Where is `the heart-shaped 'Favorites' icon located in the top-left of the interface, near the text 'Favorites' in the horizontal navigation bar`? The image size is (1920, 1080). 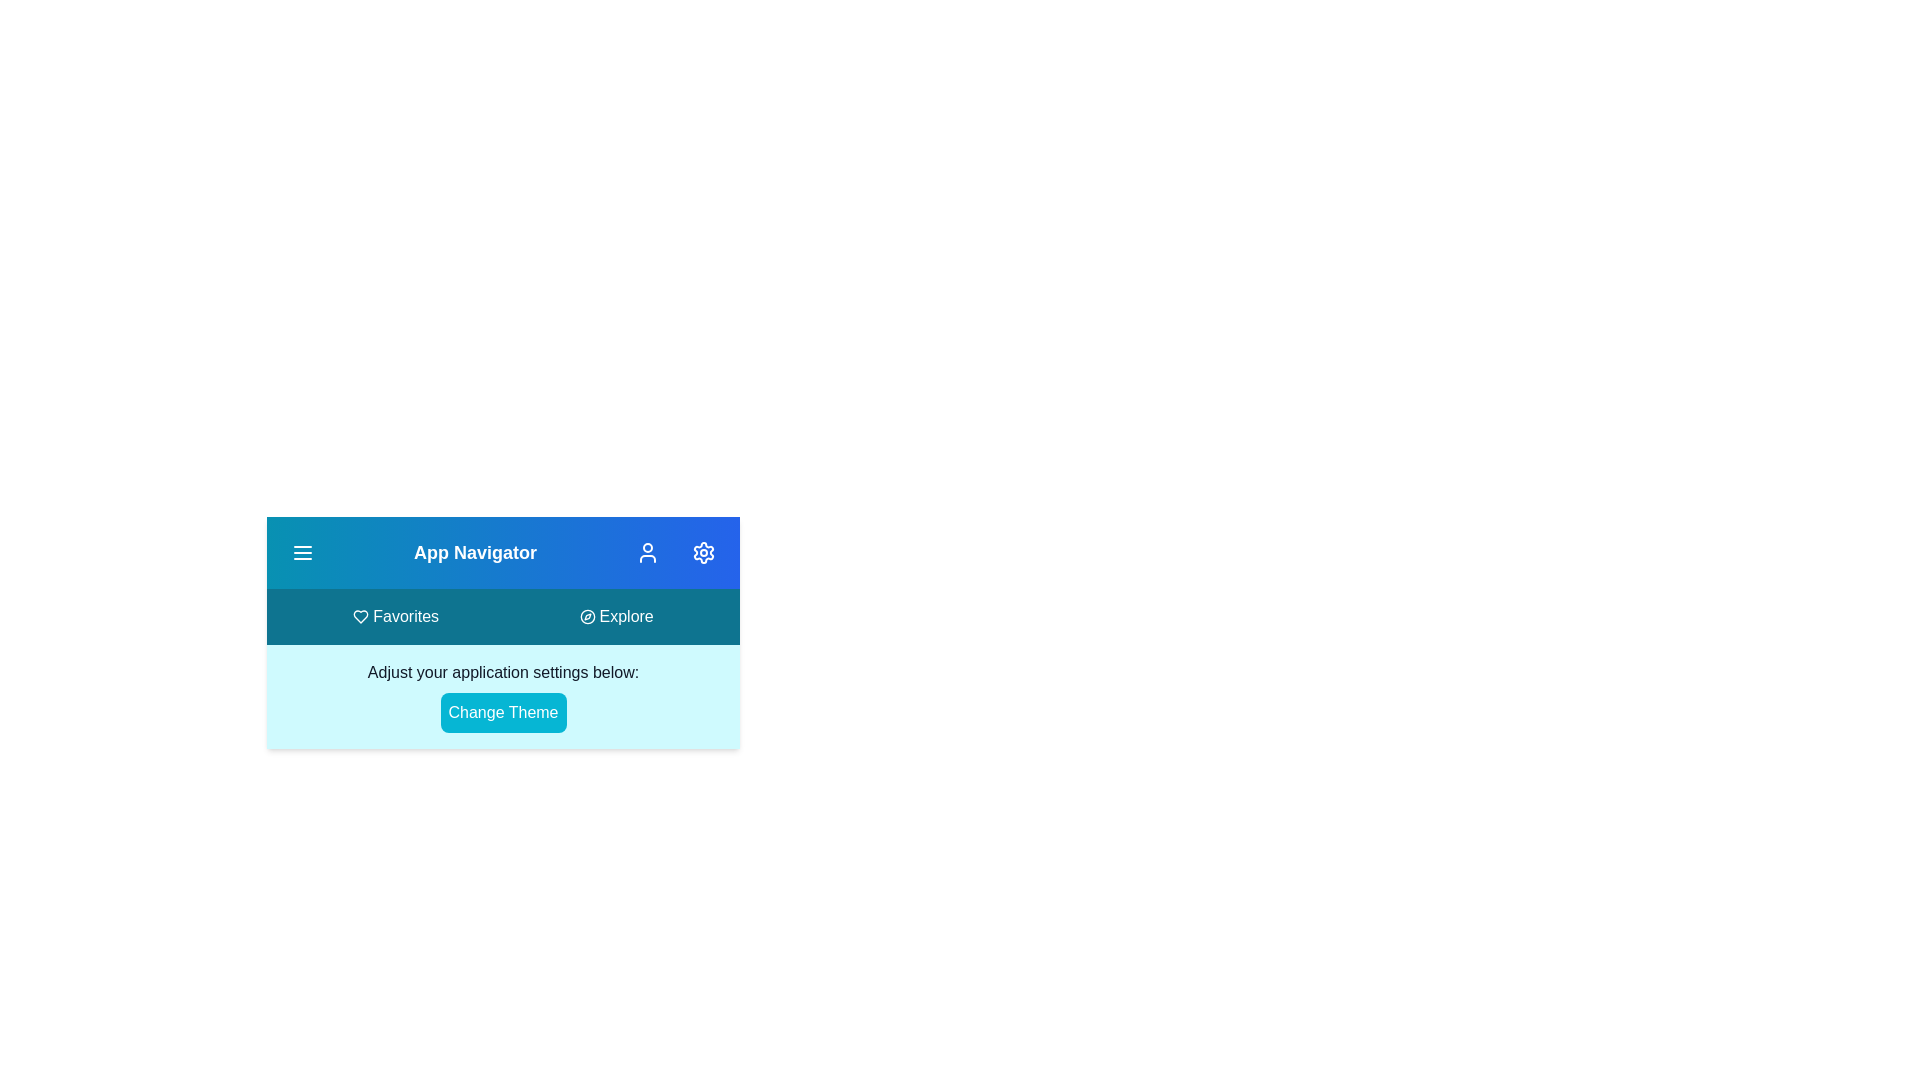 the heart-shaped 'Favorites' icon located in the top-left of the interface, near the text 'Favorites' in the horizontal navigation bar is located at coordinates (361, 616).